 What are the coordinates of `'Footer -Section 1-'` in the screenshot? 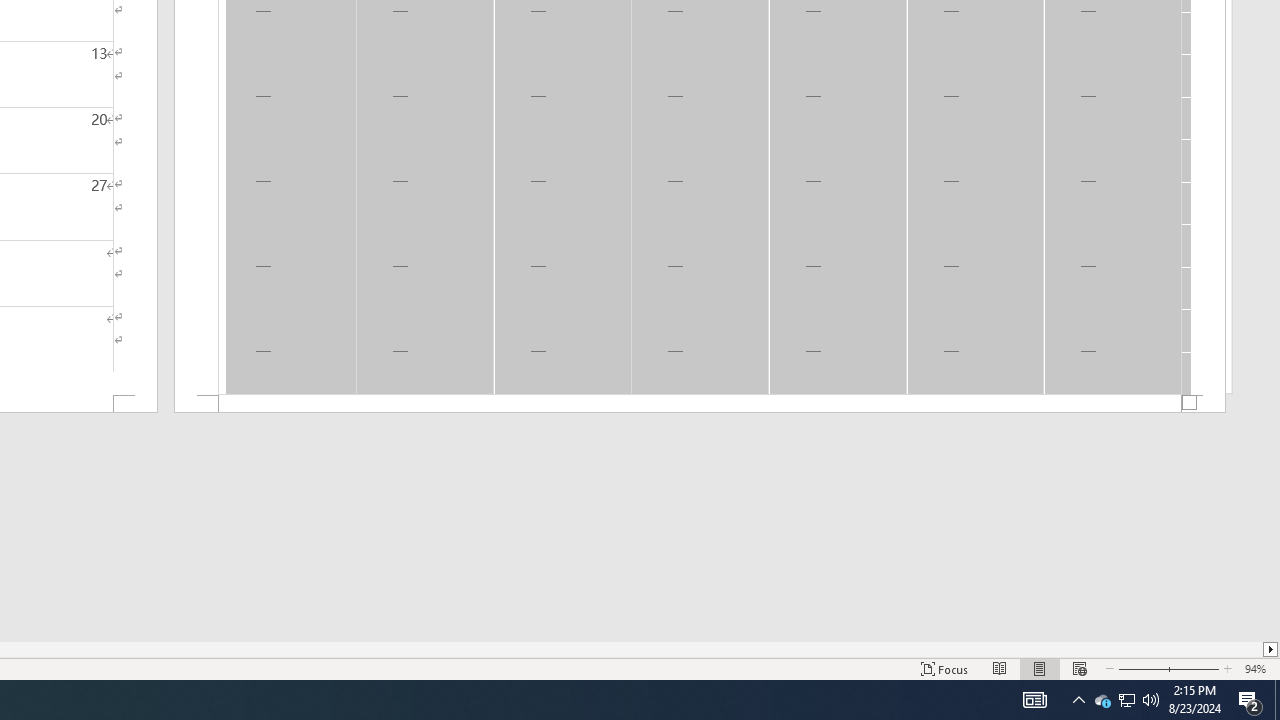 It's located at (700, 404).